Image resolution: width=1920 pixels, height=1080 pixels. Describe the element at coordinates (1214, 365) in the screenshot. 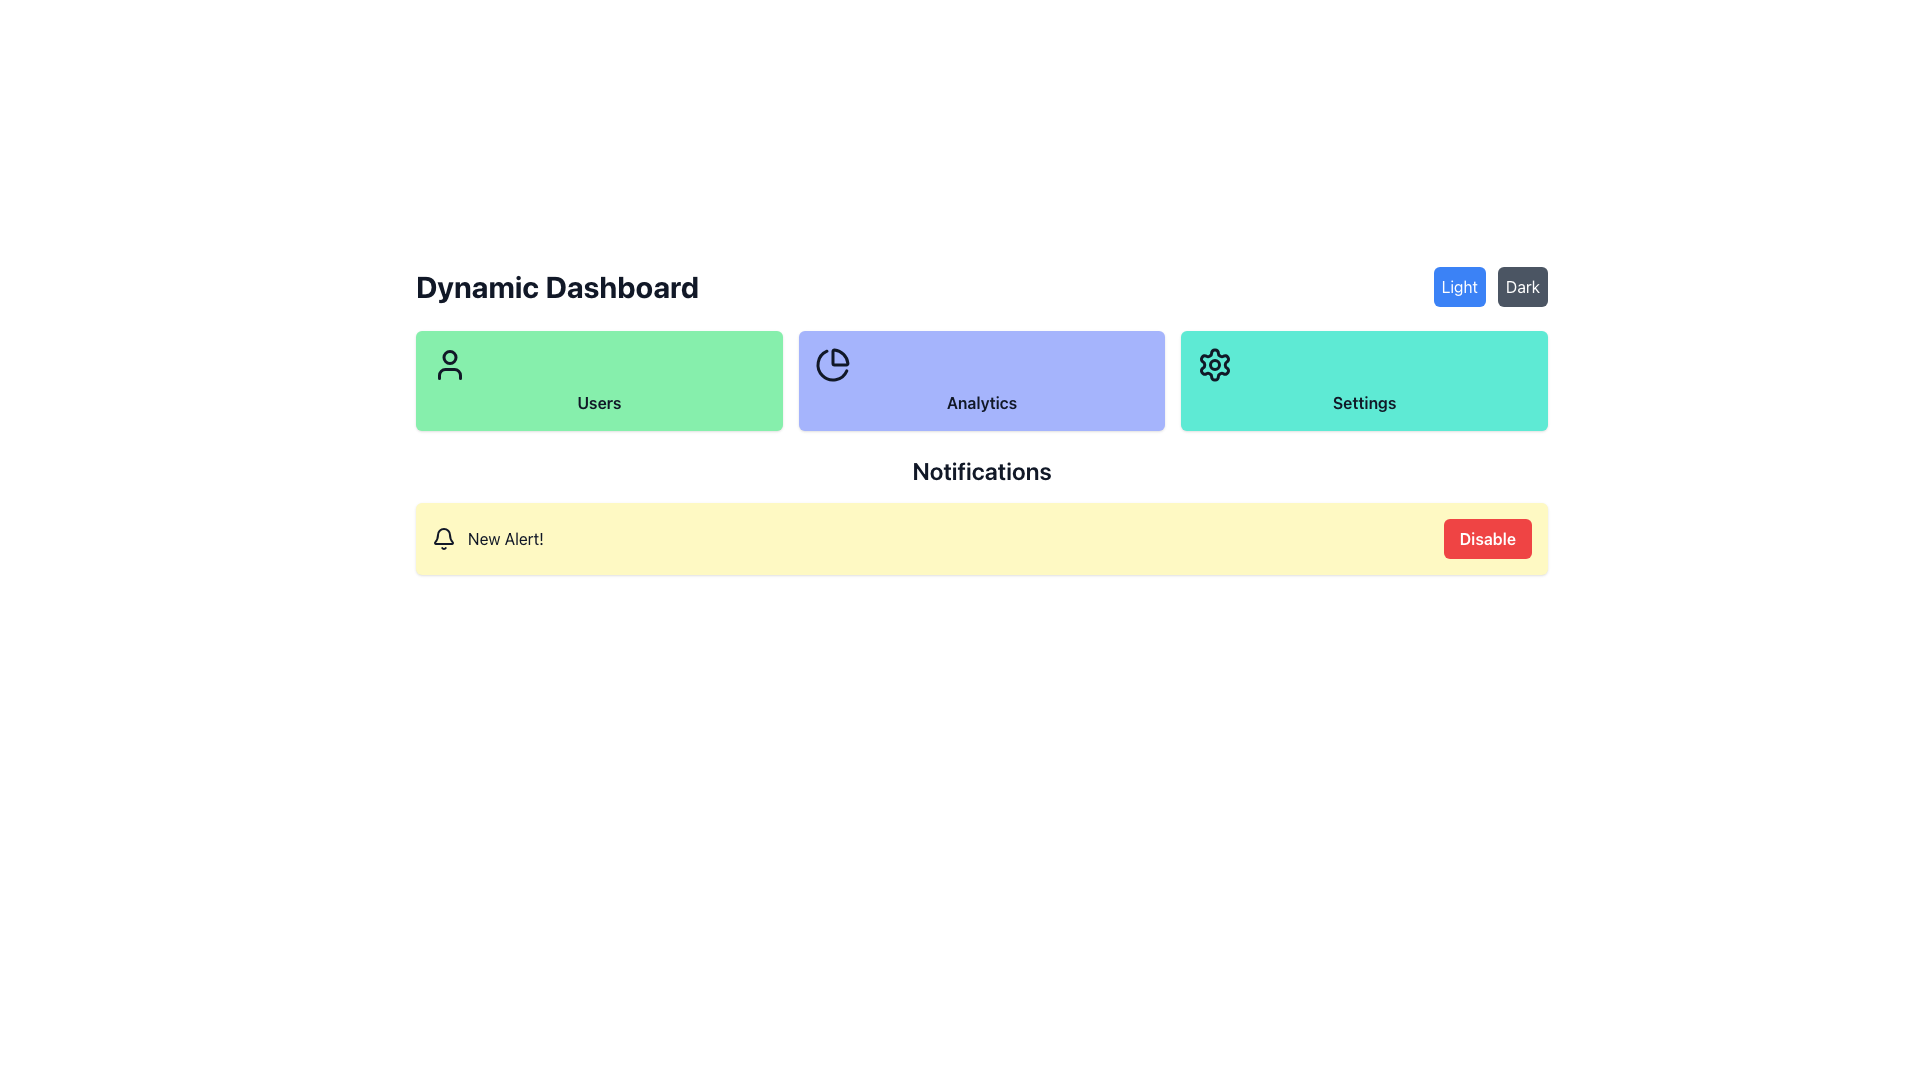

I see `the gear-shaped settings icon with a black outline on a teal background` at that location.